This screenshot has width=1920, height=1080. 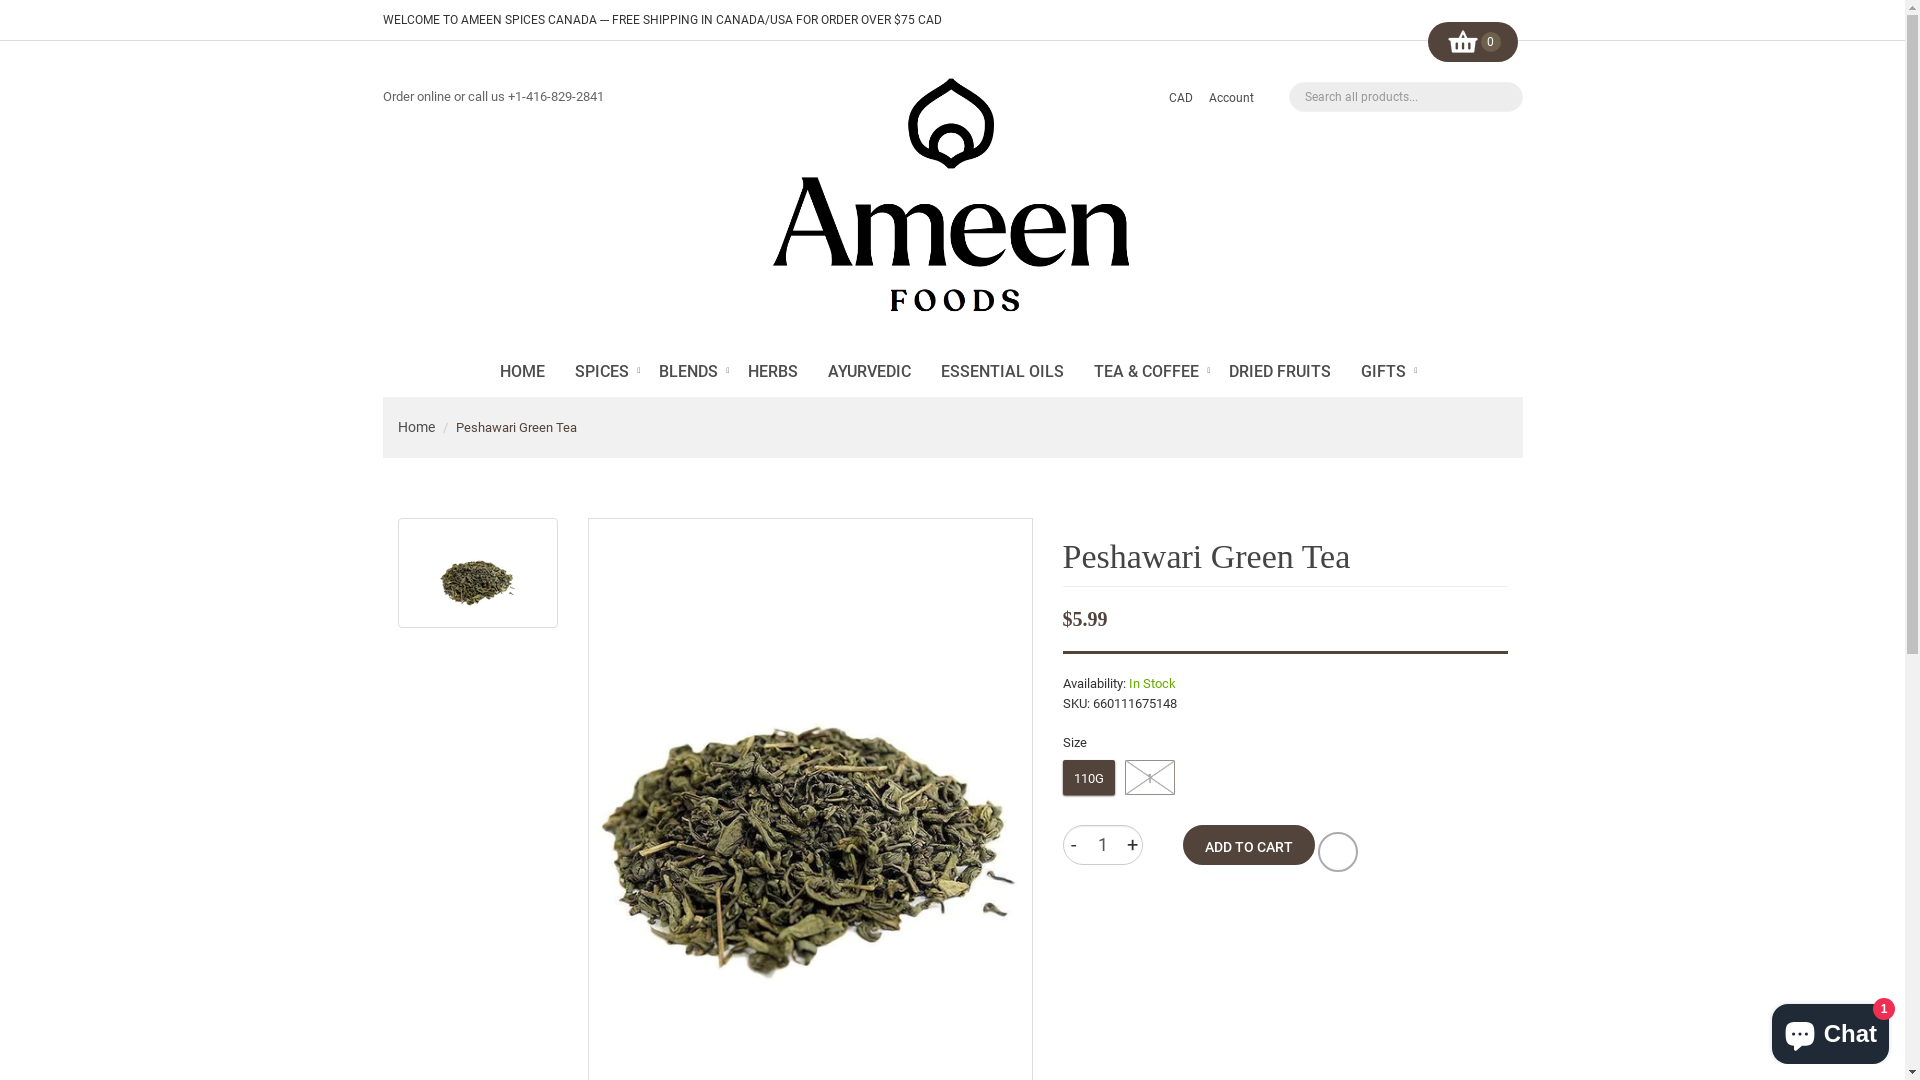 I want to click on 'ESSENTIAL OILS', so click(x=1002, y=371).